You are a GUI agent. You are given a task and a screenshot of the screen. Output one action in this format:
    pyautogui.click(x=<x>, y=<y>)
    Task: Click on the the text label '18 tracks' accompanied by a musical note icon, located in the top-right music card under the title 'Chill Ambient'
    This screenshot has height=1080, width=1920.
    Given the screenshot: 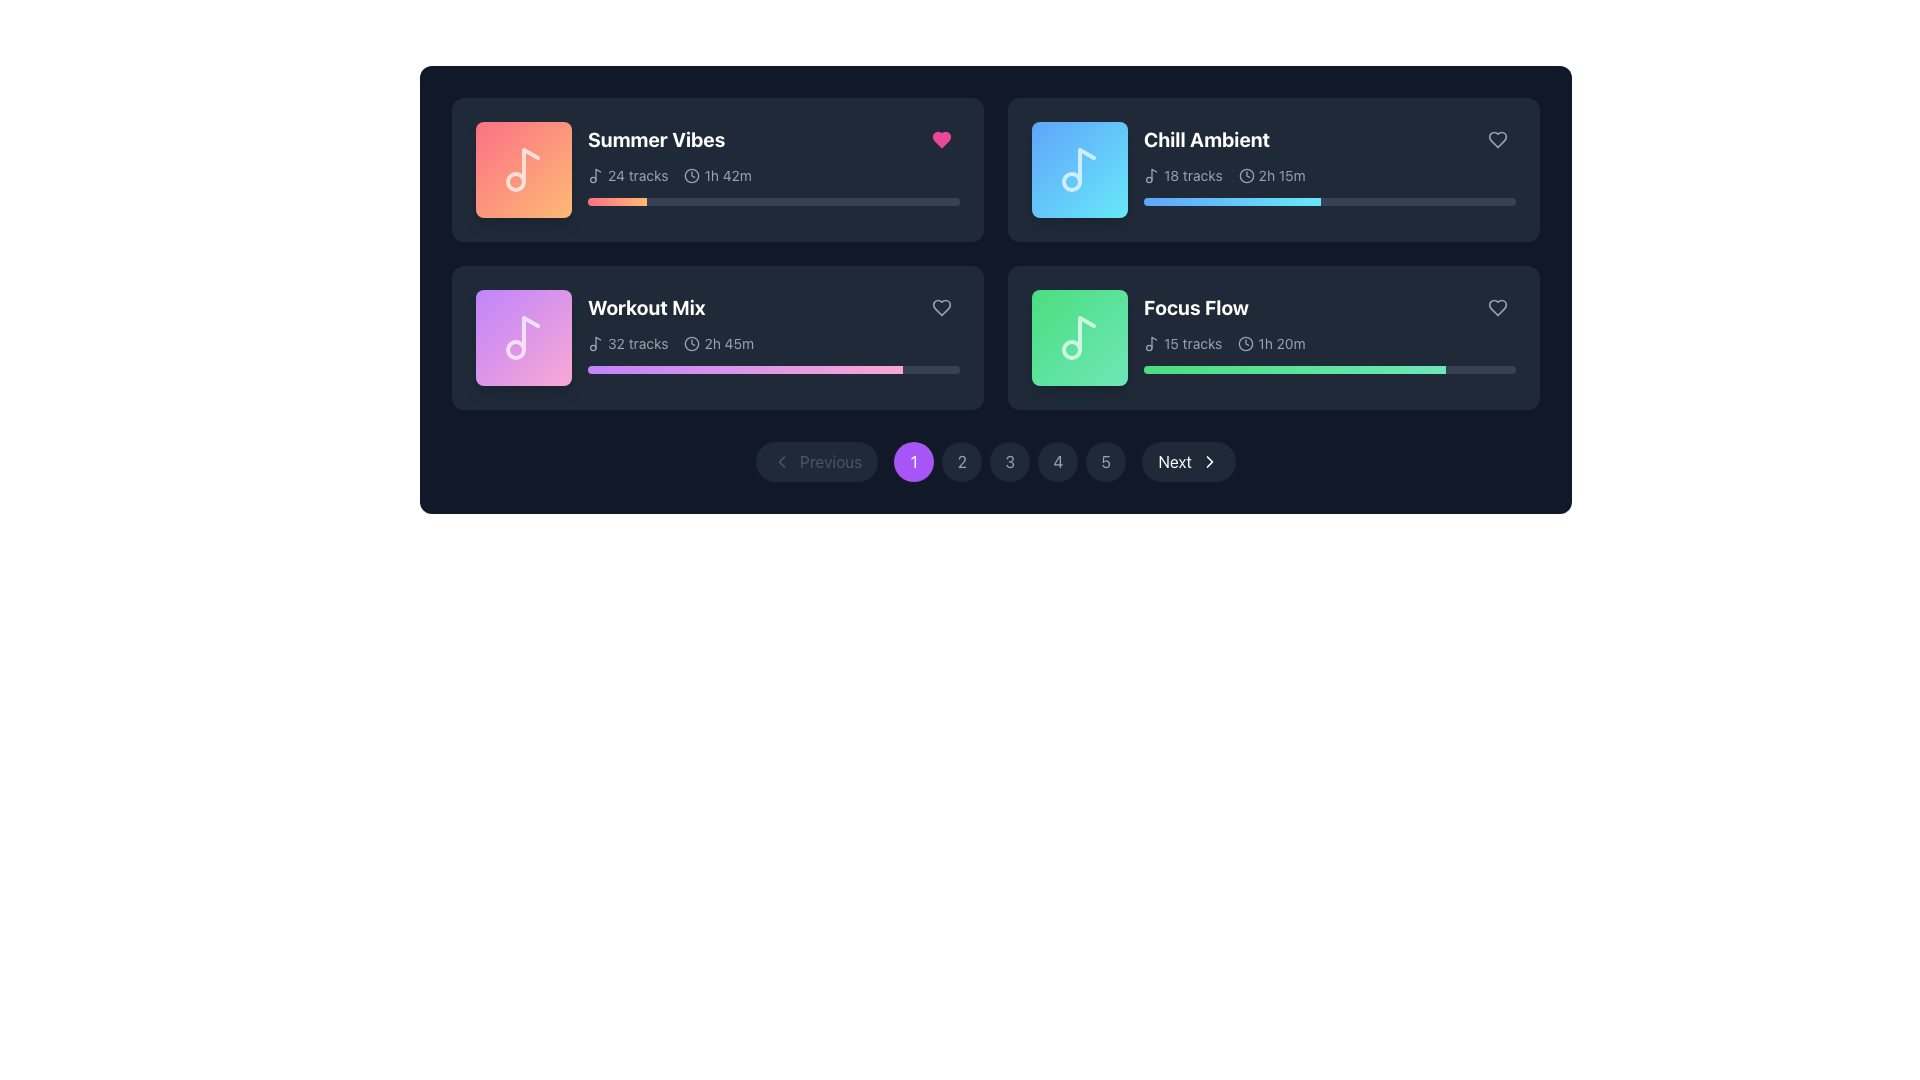 What is the action you would take?
    pyautogui.click(x=1183, y=175)
    